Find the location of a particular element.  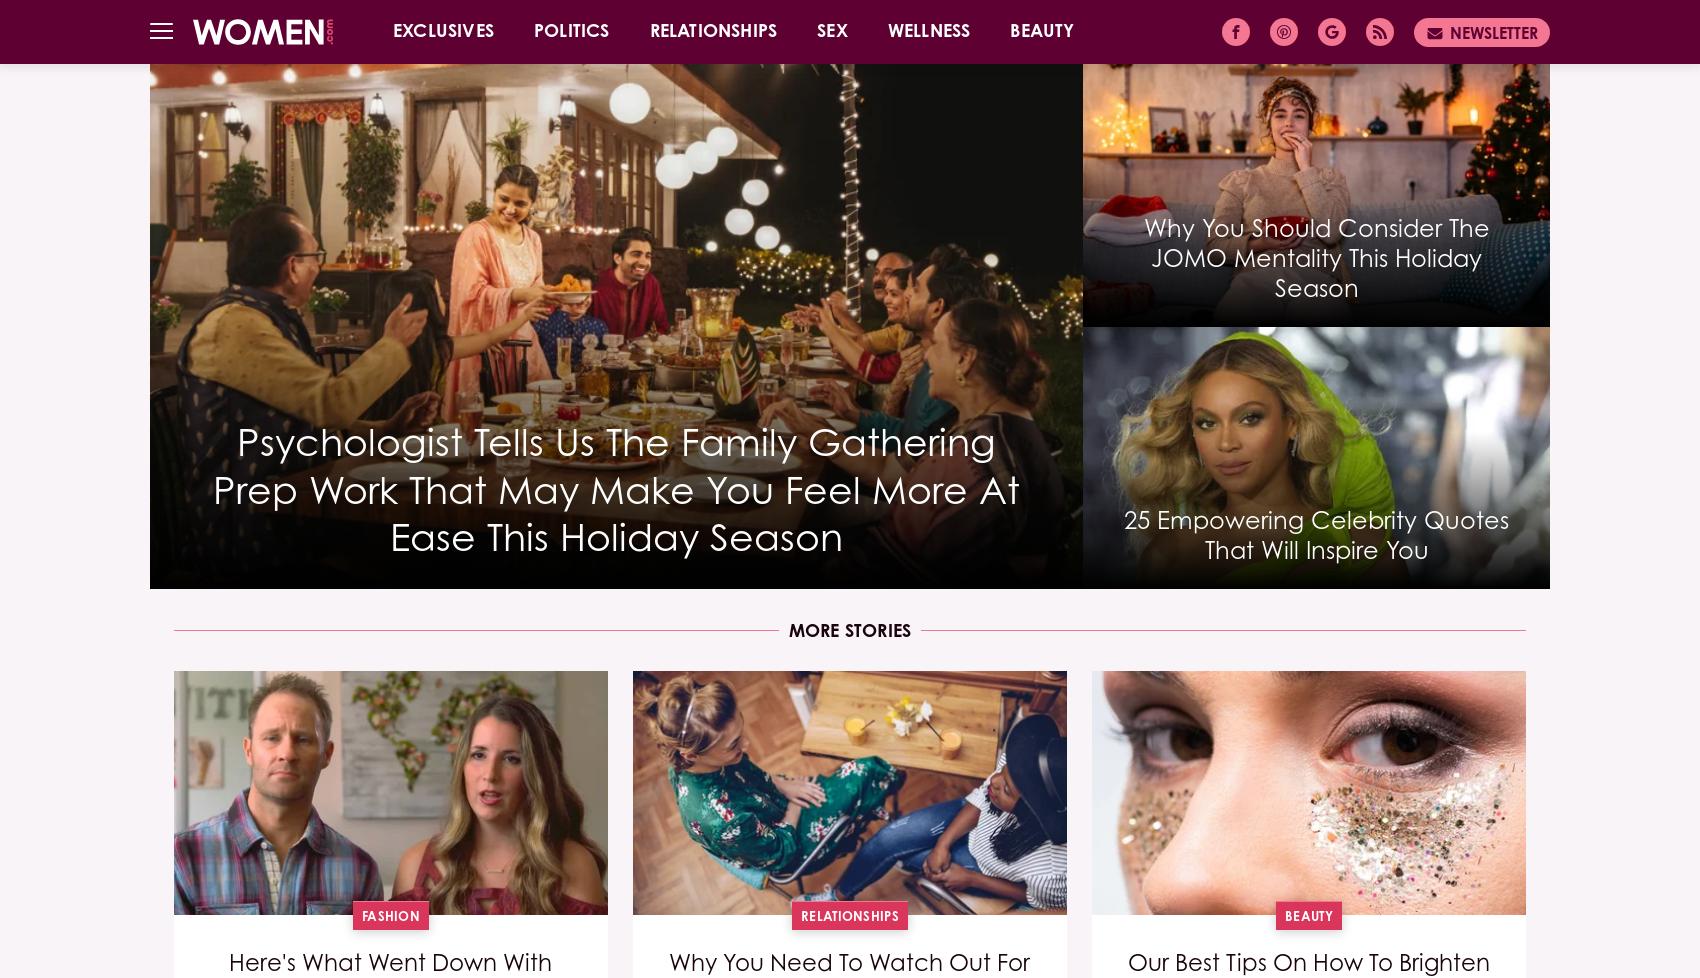

'FEATURES' is located at coordinates (606, 102).